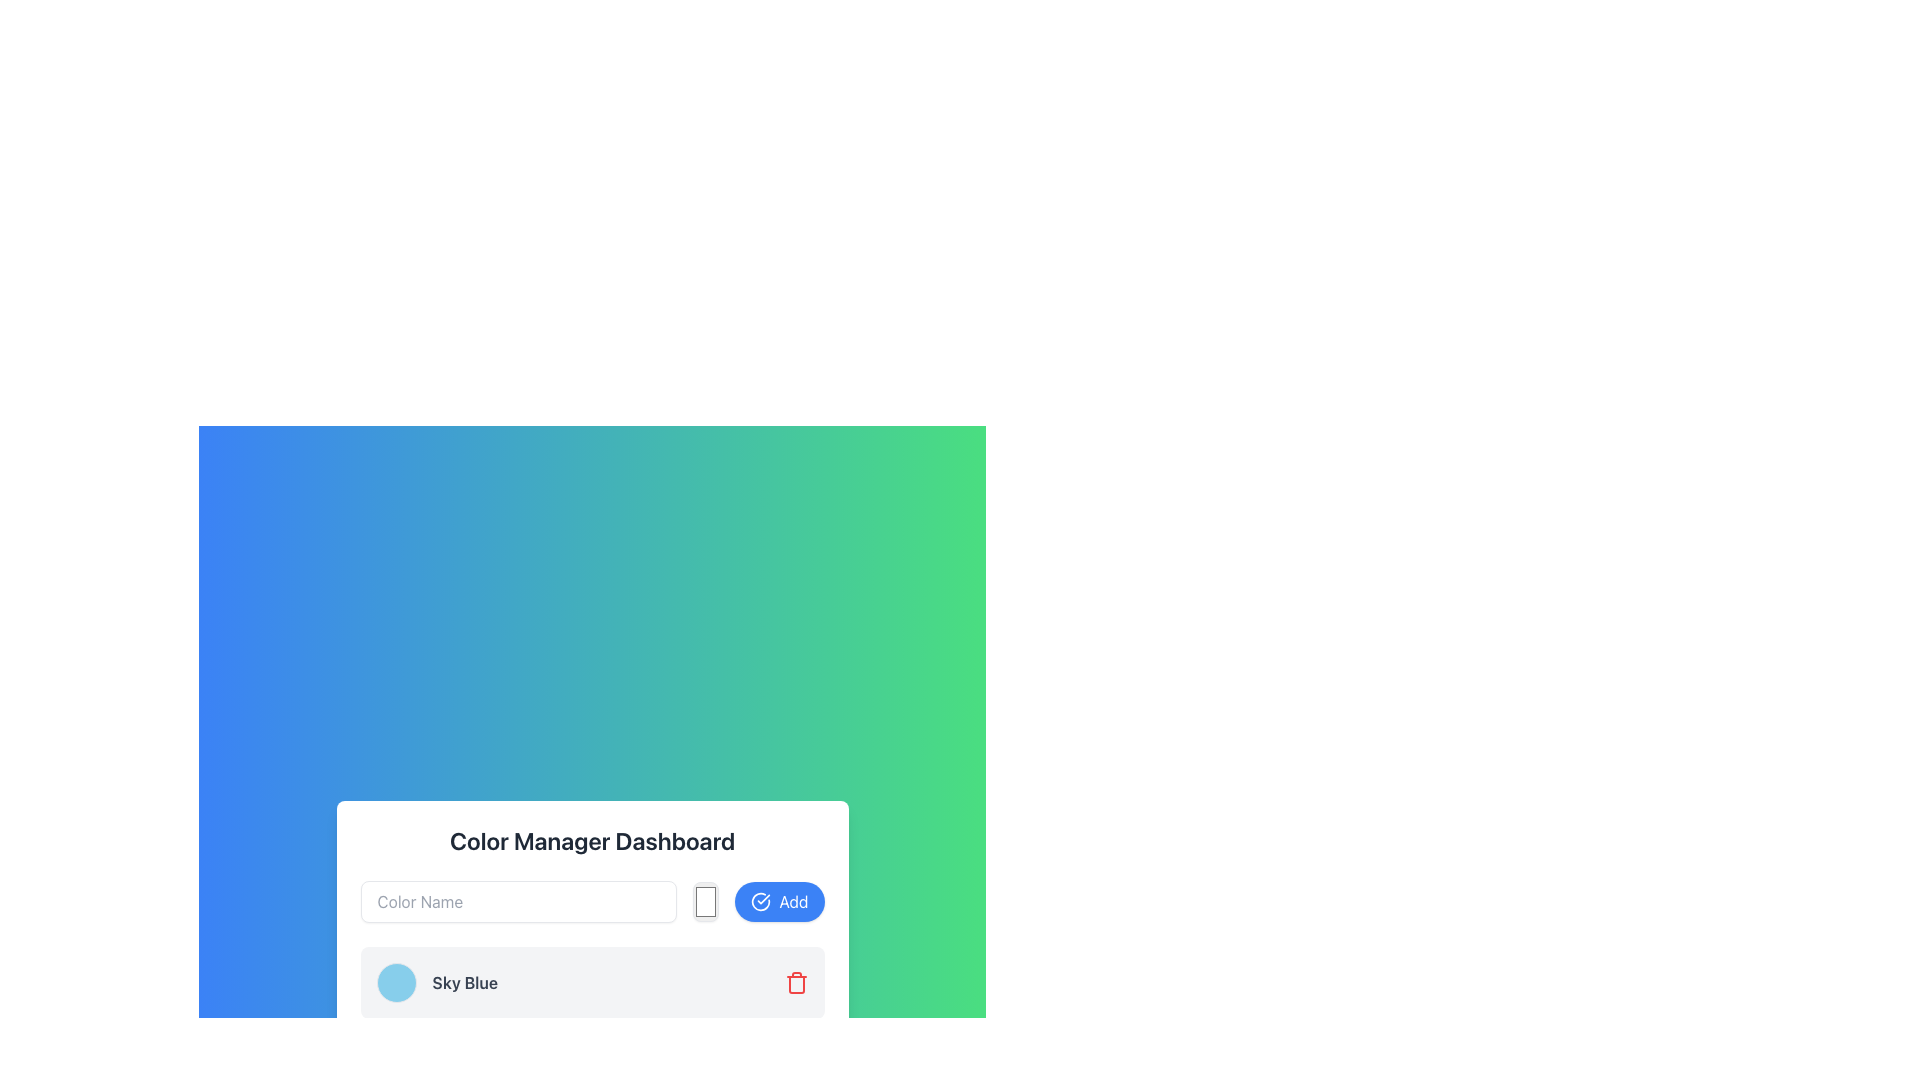 Image resolution: width=1920 pixels, height=1080 pixels. What do you see at coordinates (778, 902) in the screenshot?
I see `the button that adds a specified color to the list` at bounding box center [778, 902].